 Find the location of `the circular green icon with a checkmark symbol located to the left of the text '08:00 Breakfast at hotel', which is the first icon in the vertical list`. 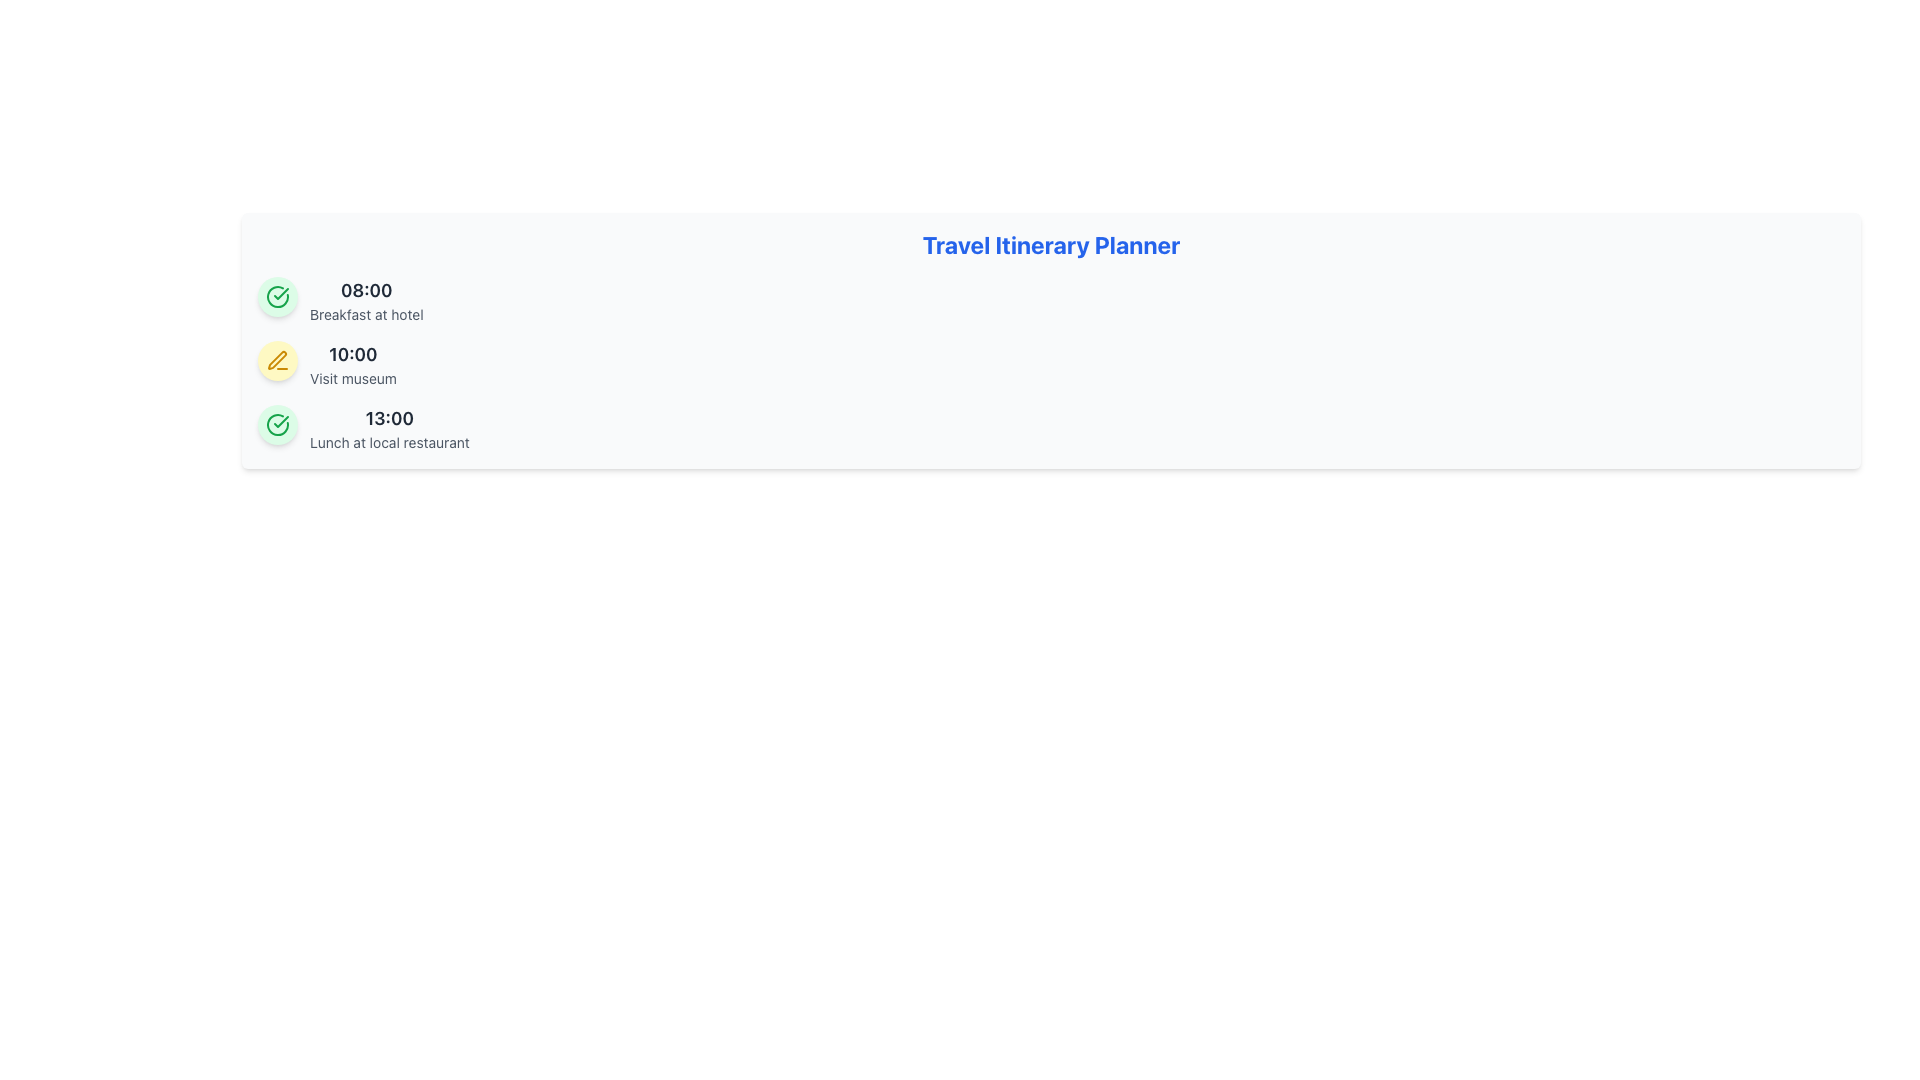

the circular green icon with a checkmark symbol located to the left of the text '08:00 Breakfast at hotel', which is the first icon in the vertical list is located at coordinates (277, 297).